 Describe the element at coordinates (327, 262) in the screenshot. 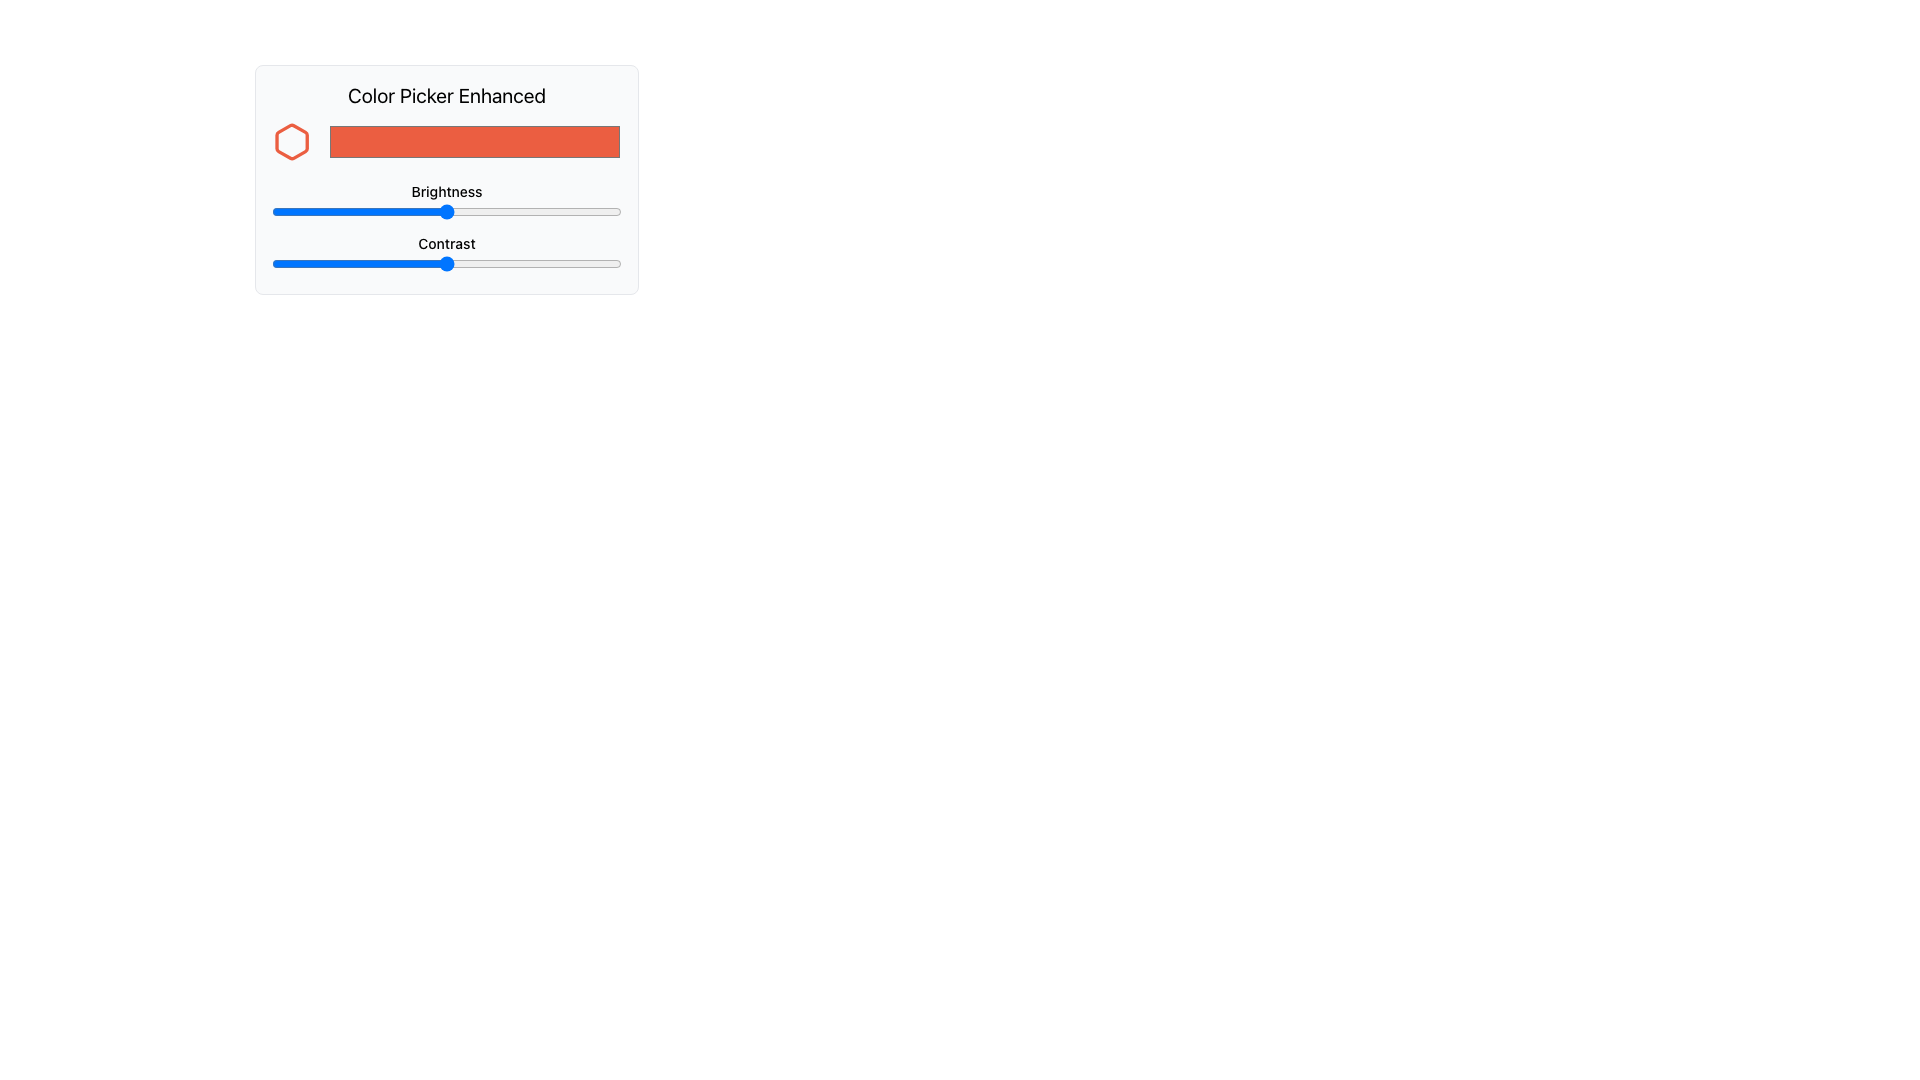

I see `contrast` at that location.